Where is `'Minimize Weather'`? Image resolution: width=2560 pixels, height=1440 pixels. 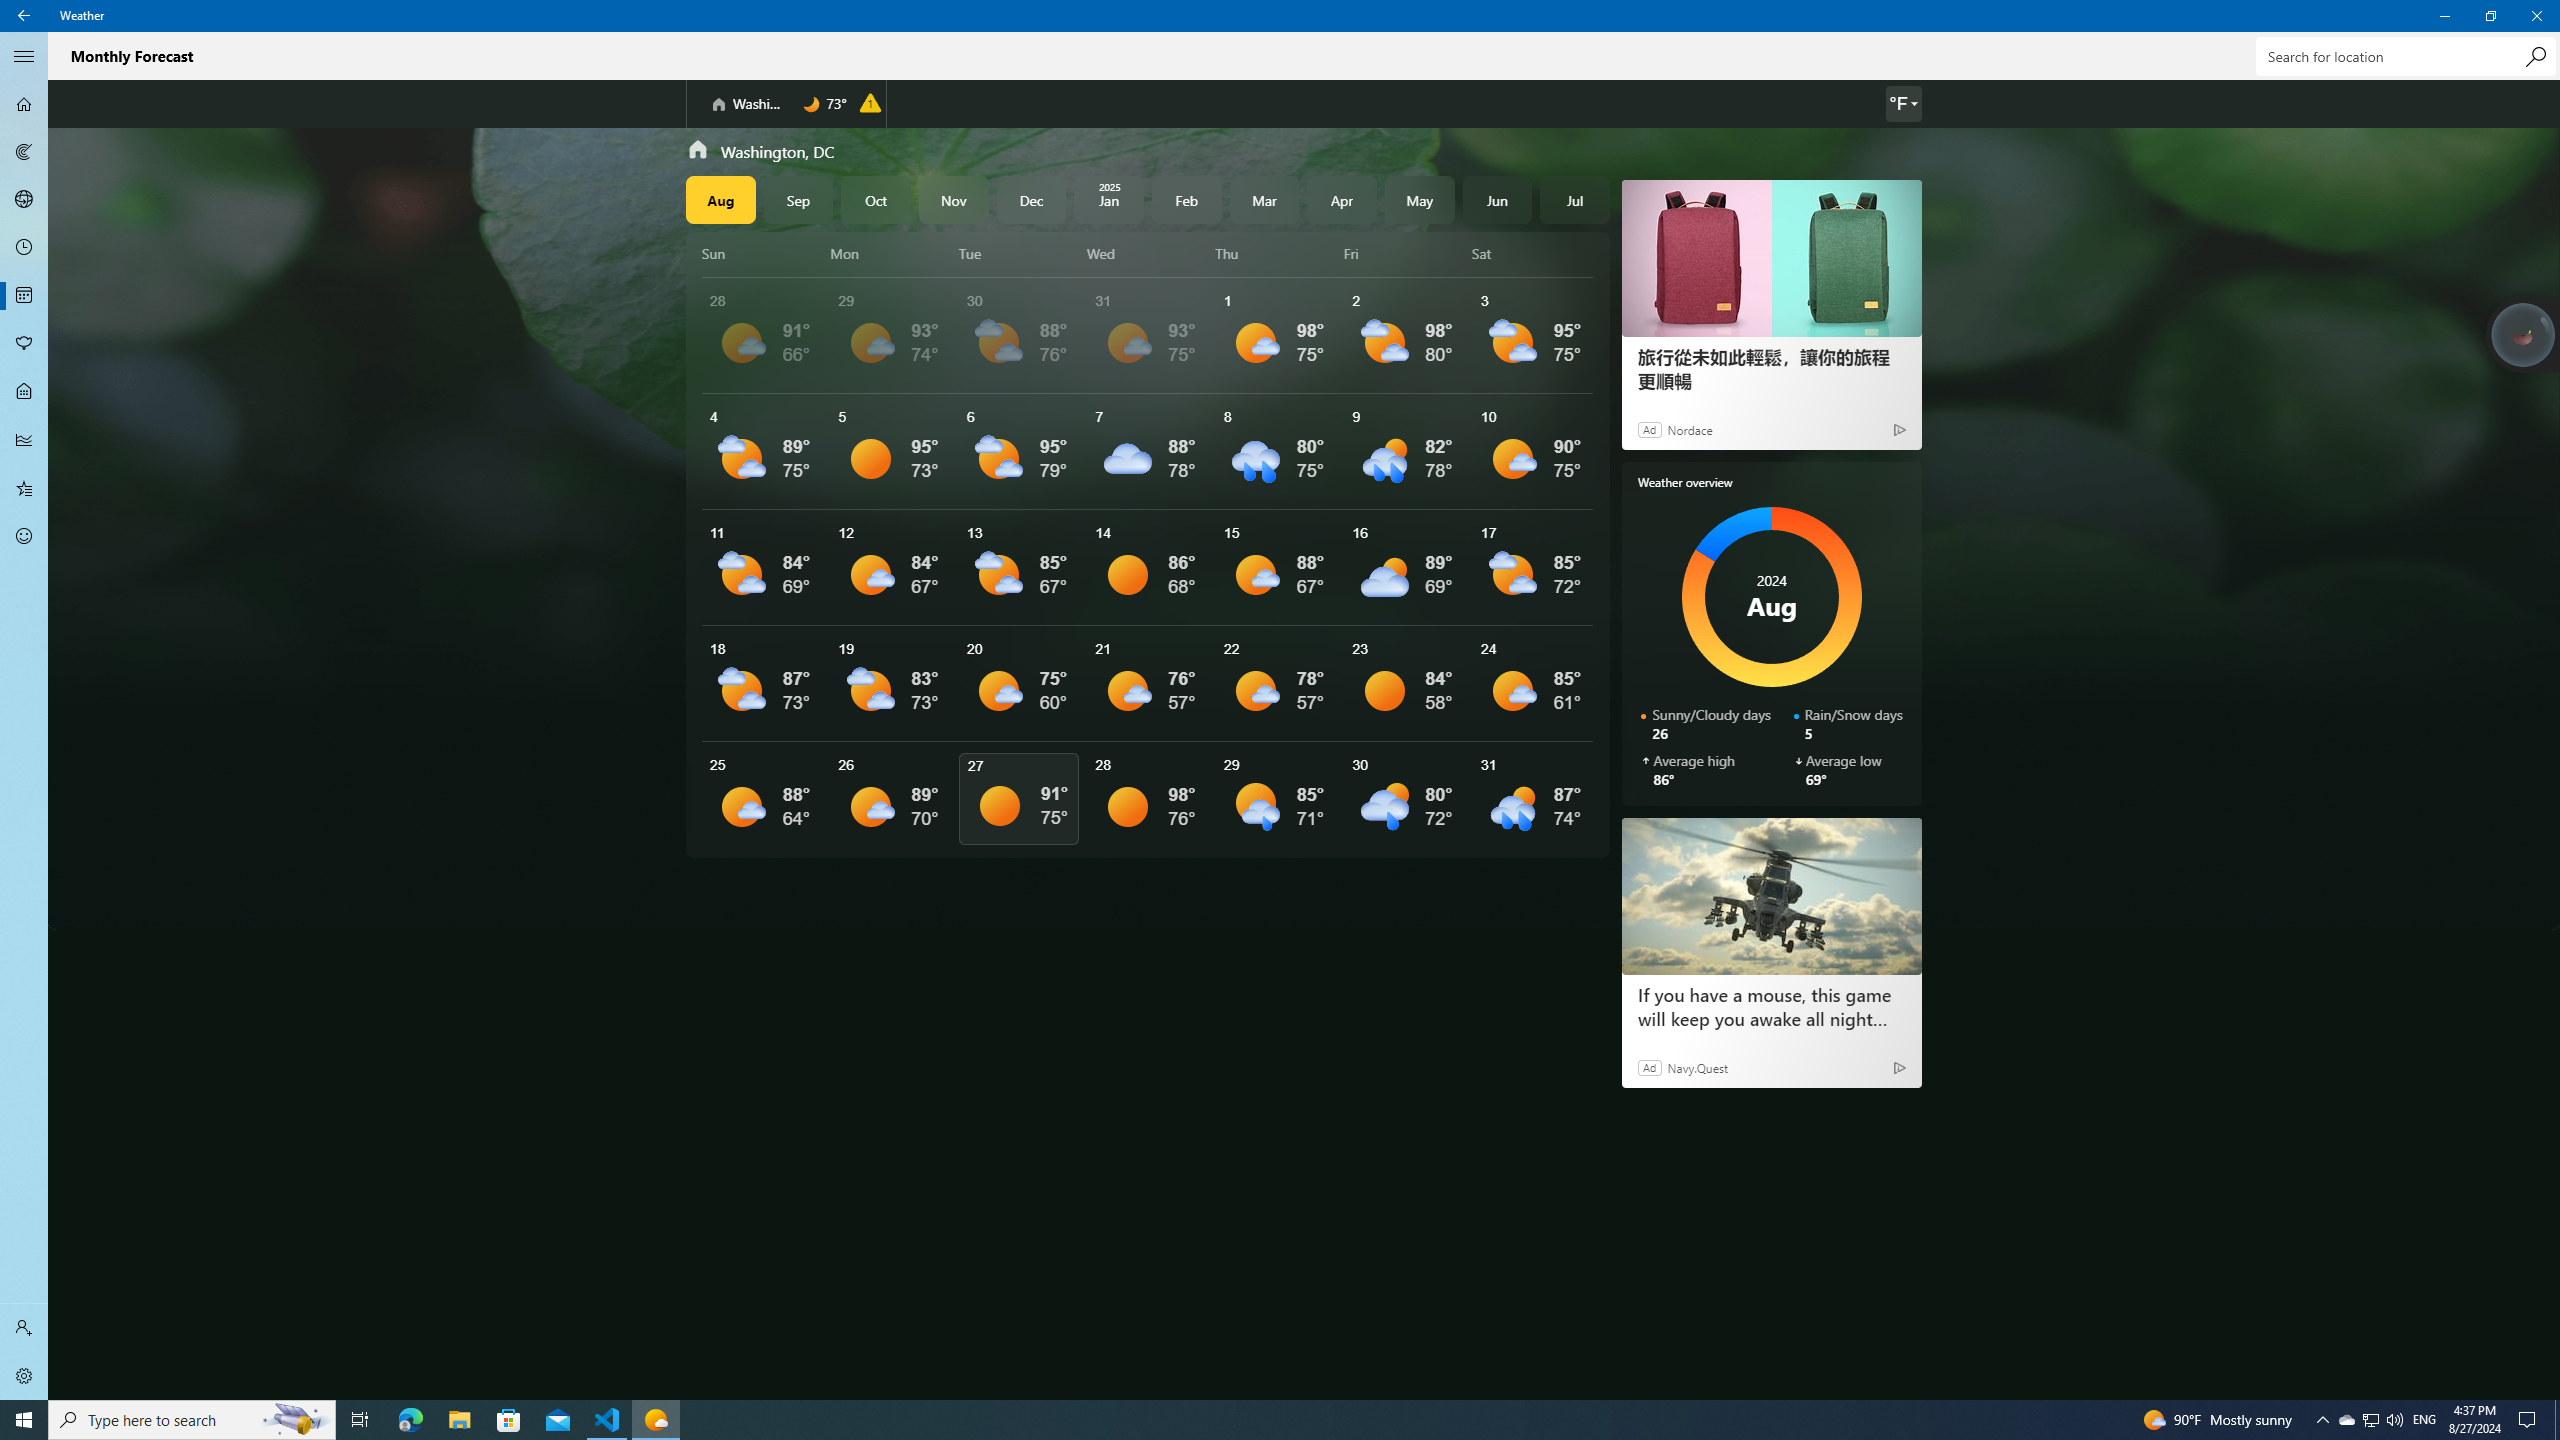
'Minimize Weather' is located at coordinates (2443, 15).